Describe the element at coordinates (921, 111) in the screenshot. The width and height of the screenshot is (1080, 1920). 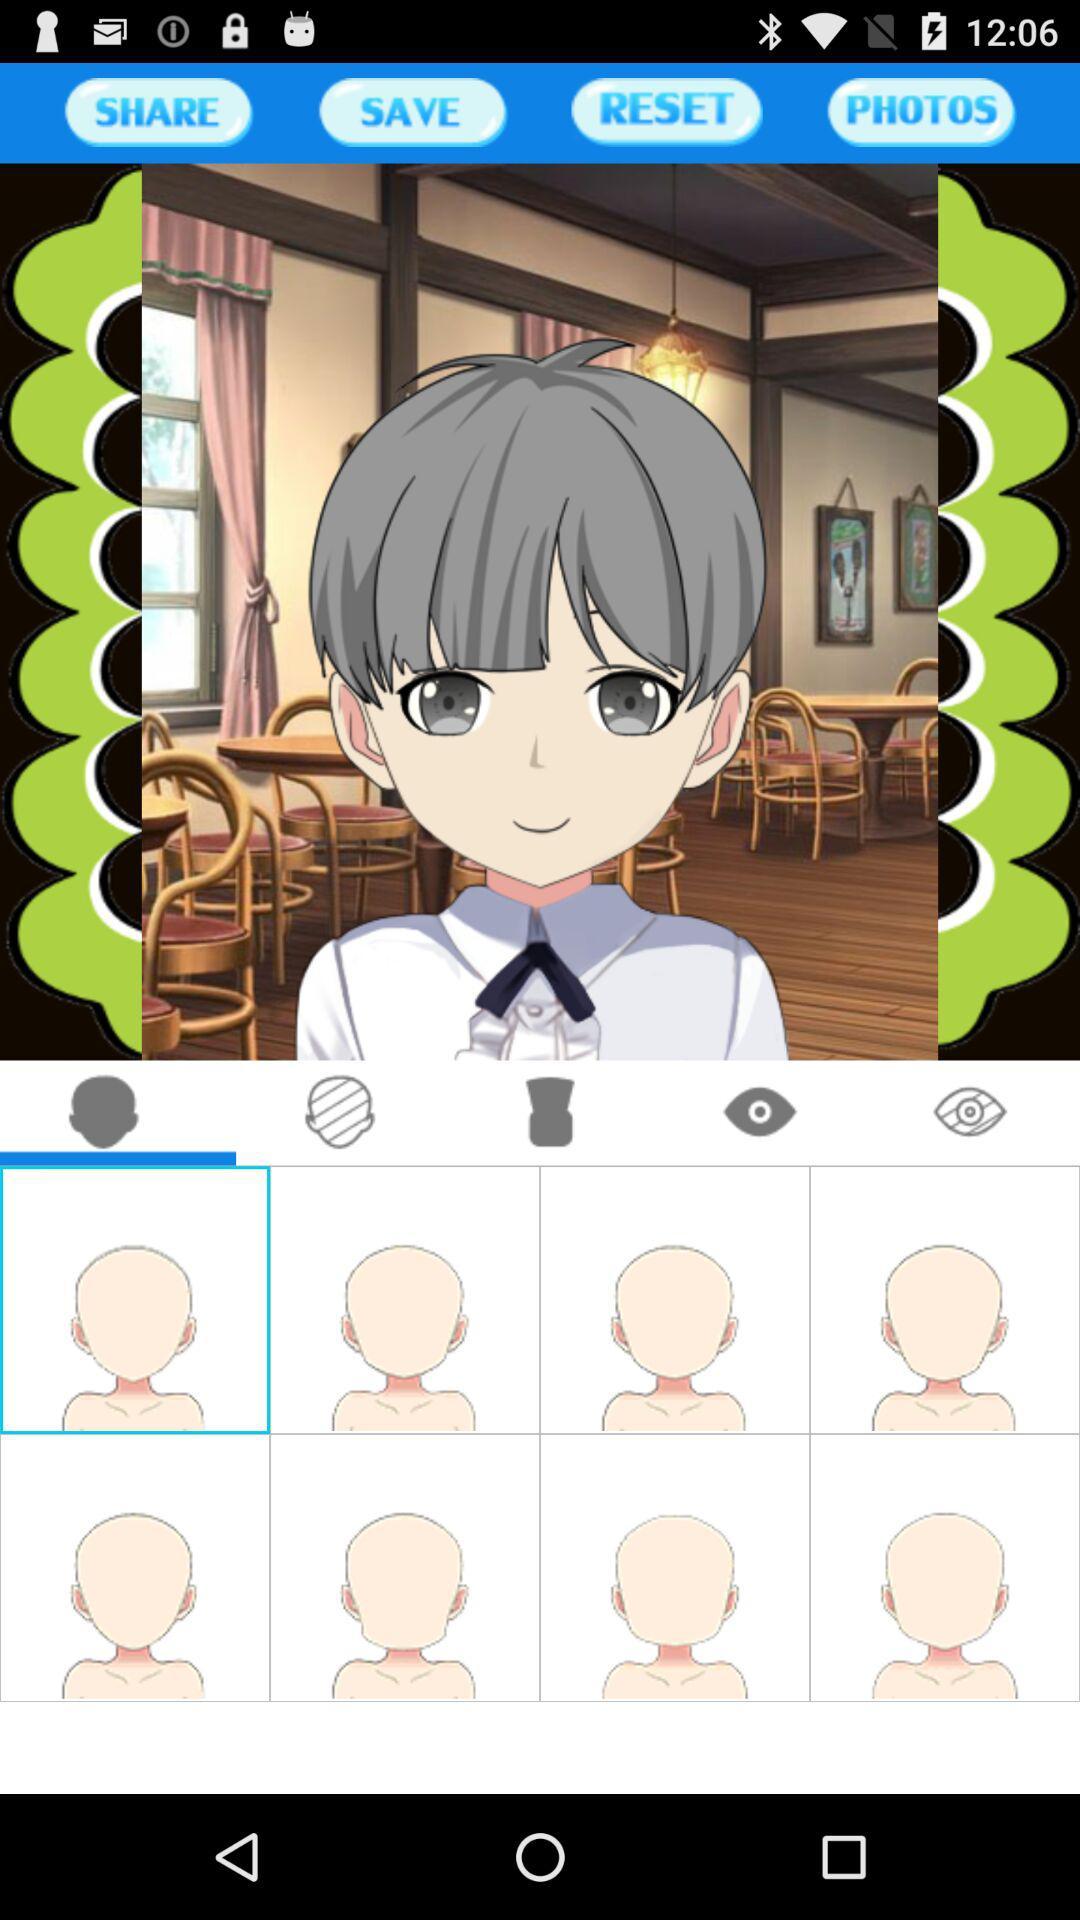
I see `open photos` at that location.